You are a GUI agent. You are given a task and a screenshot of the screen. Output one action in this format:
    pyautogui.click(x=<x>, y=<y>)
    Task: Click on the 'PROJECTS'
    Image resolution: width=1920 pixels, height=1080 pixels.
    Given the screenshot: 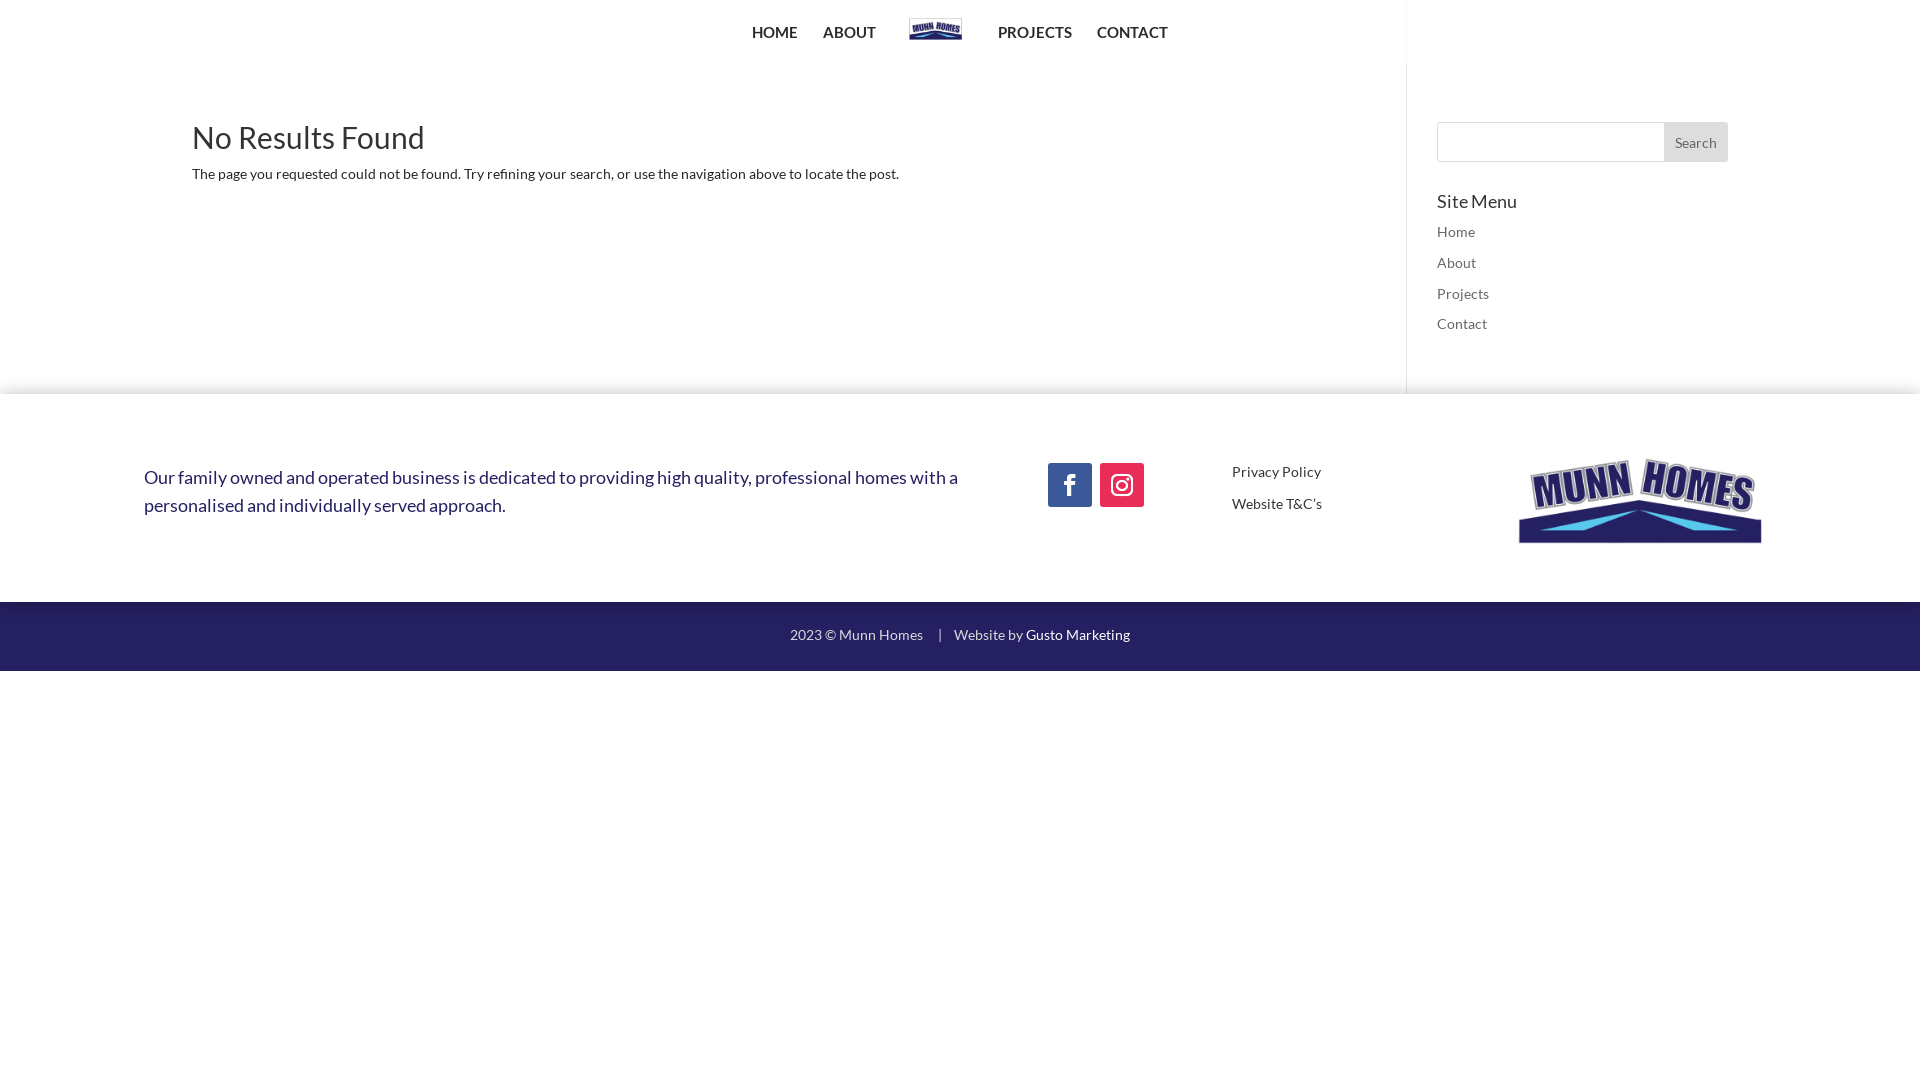 What is the action you would take?
    pyautogui.click(x=1035, y=44)
    